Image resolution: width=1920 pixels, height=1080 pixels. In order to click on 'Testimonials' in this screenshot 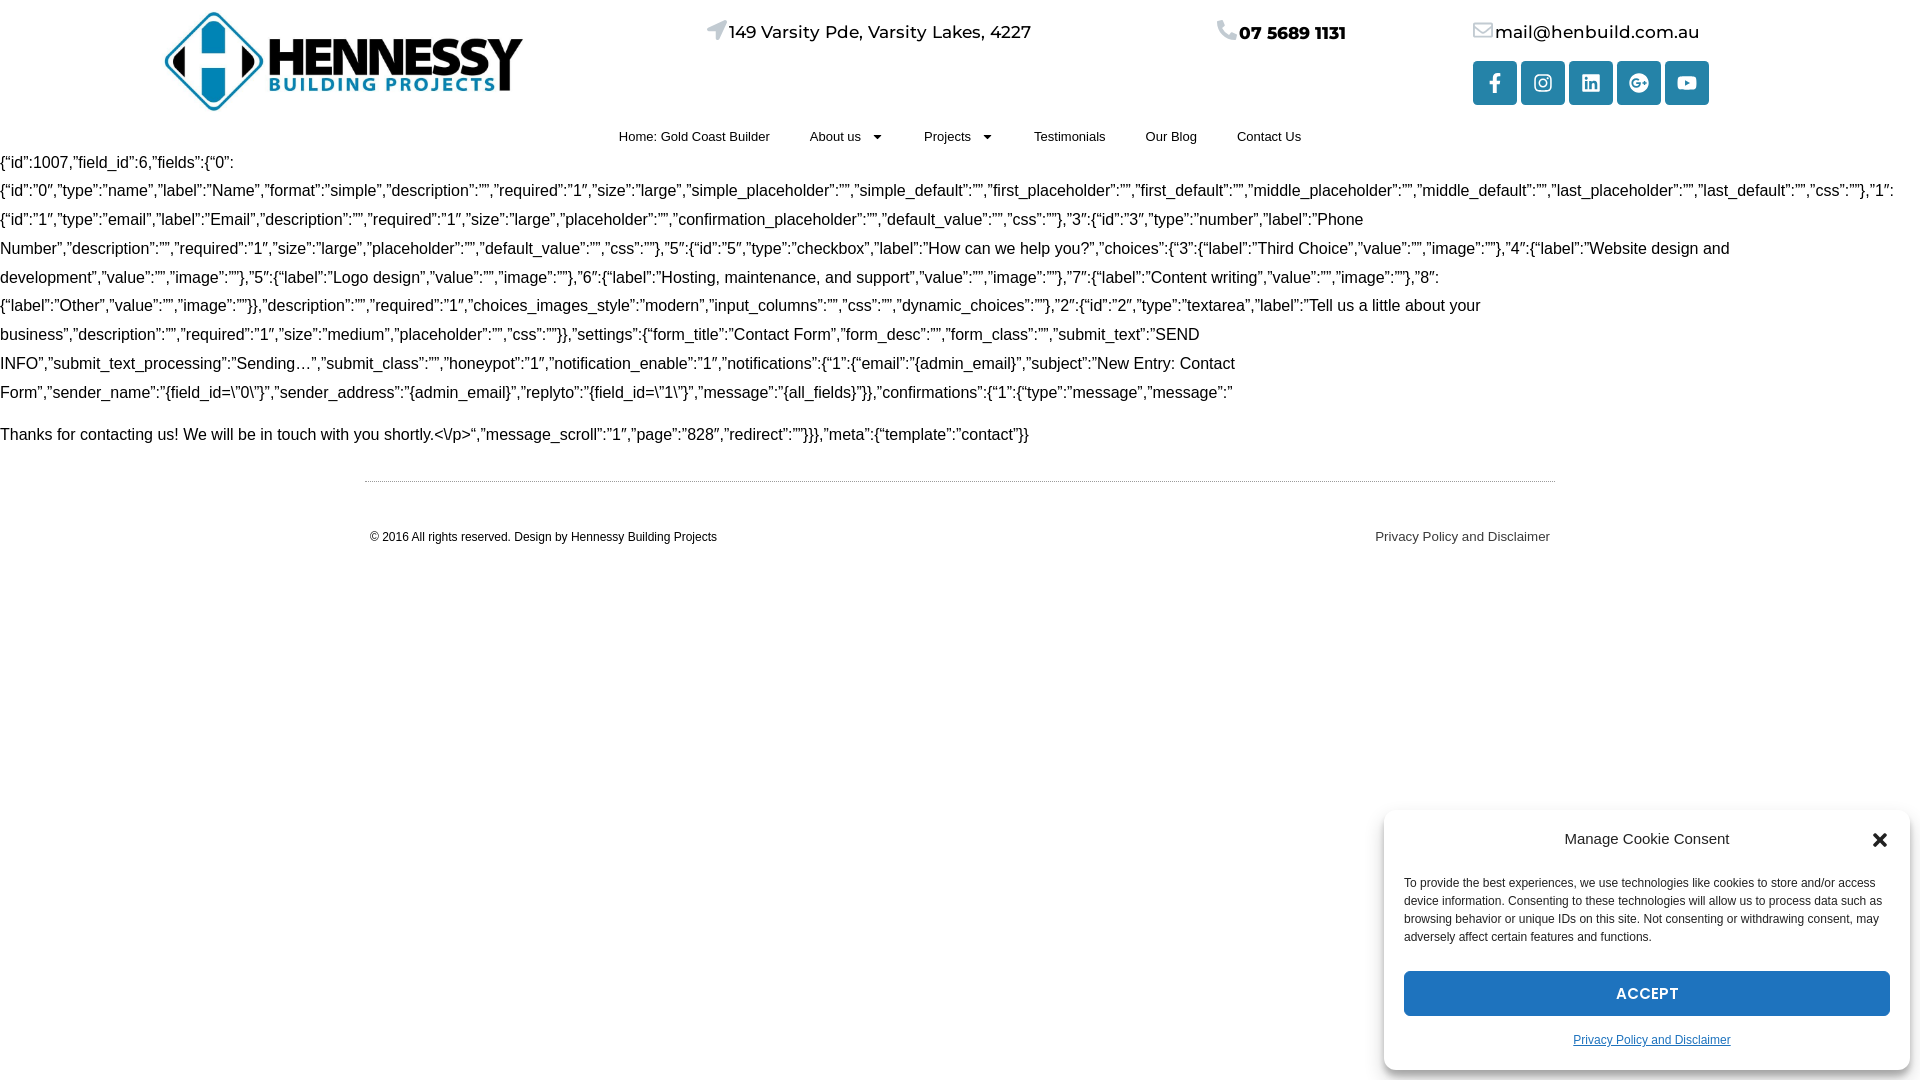, I will do `click(1069, 135)`.